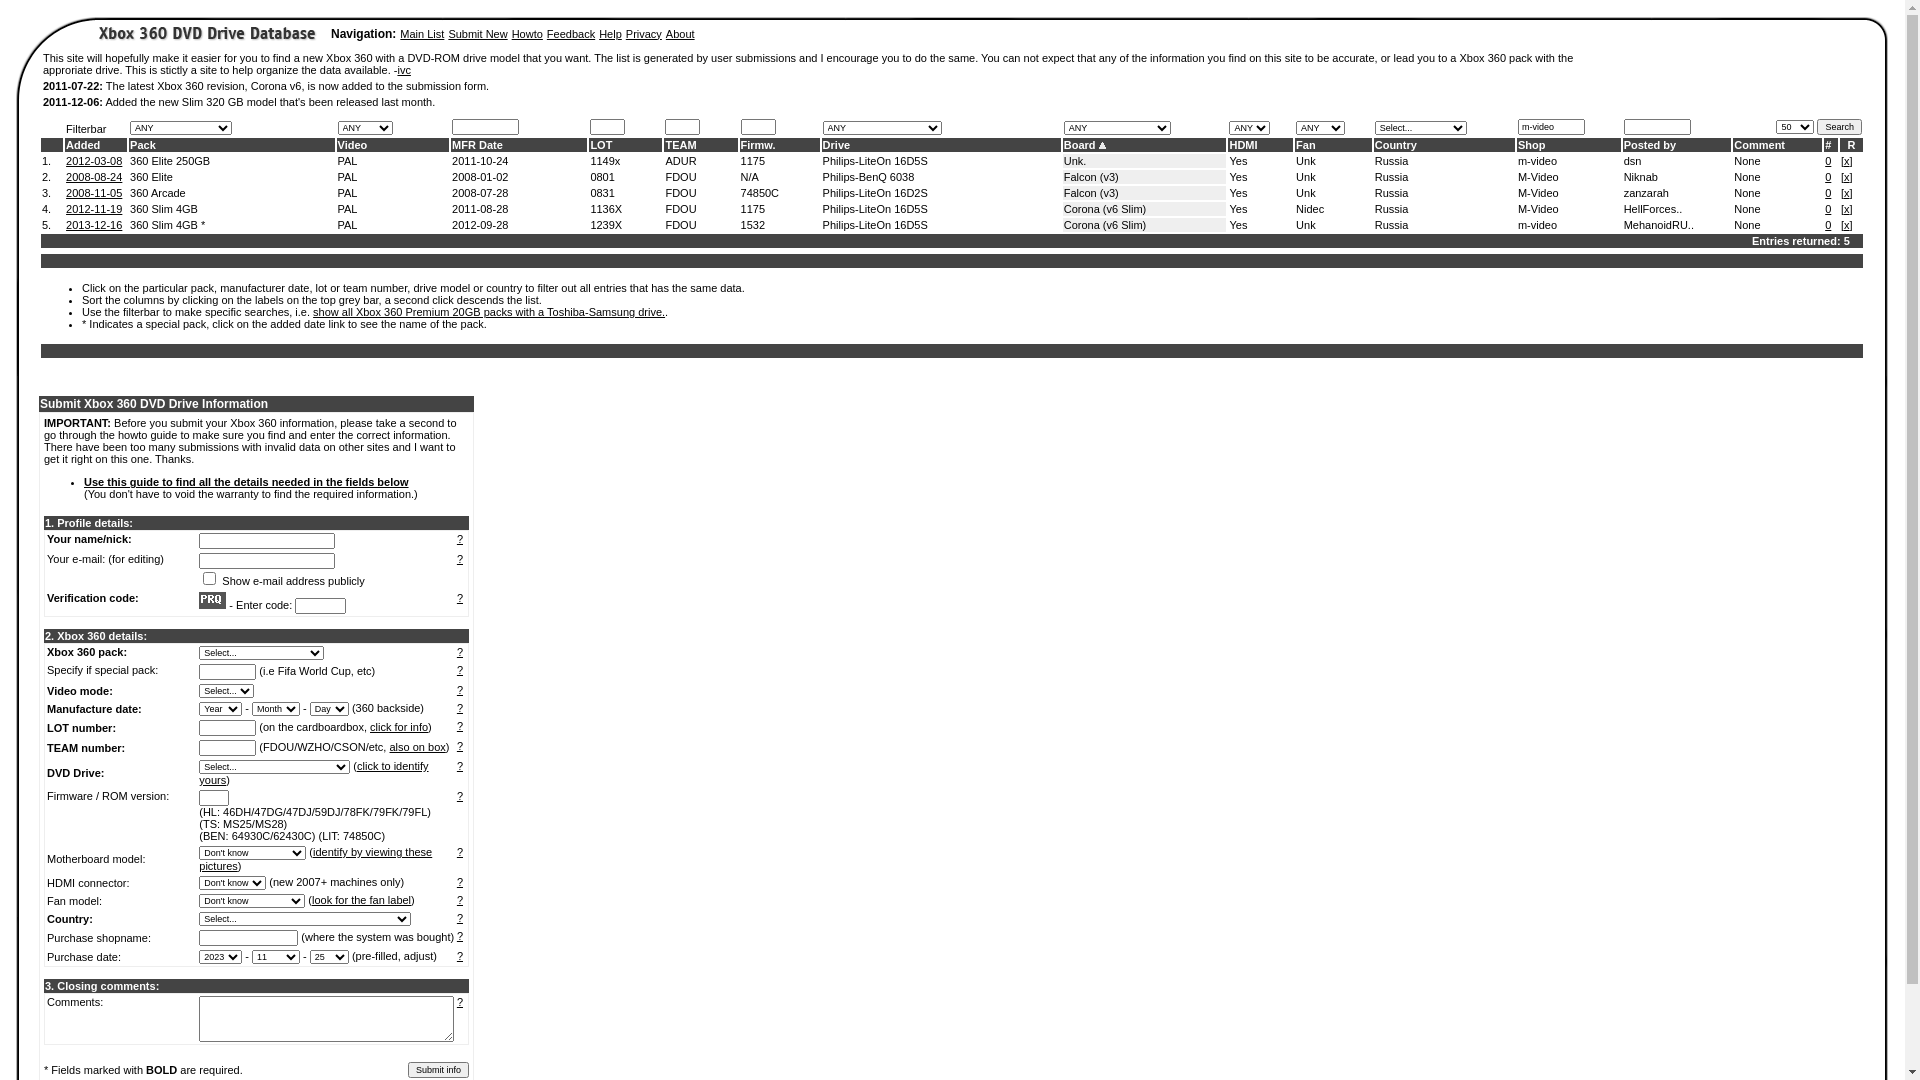  What do you see at coordinates (875, 208) in the screenshot?
I see `'Philips-LiteOn 16D5S'` at bounding box center [875, 208].